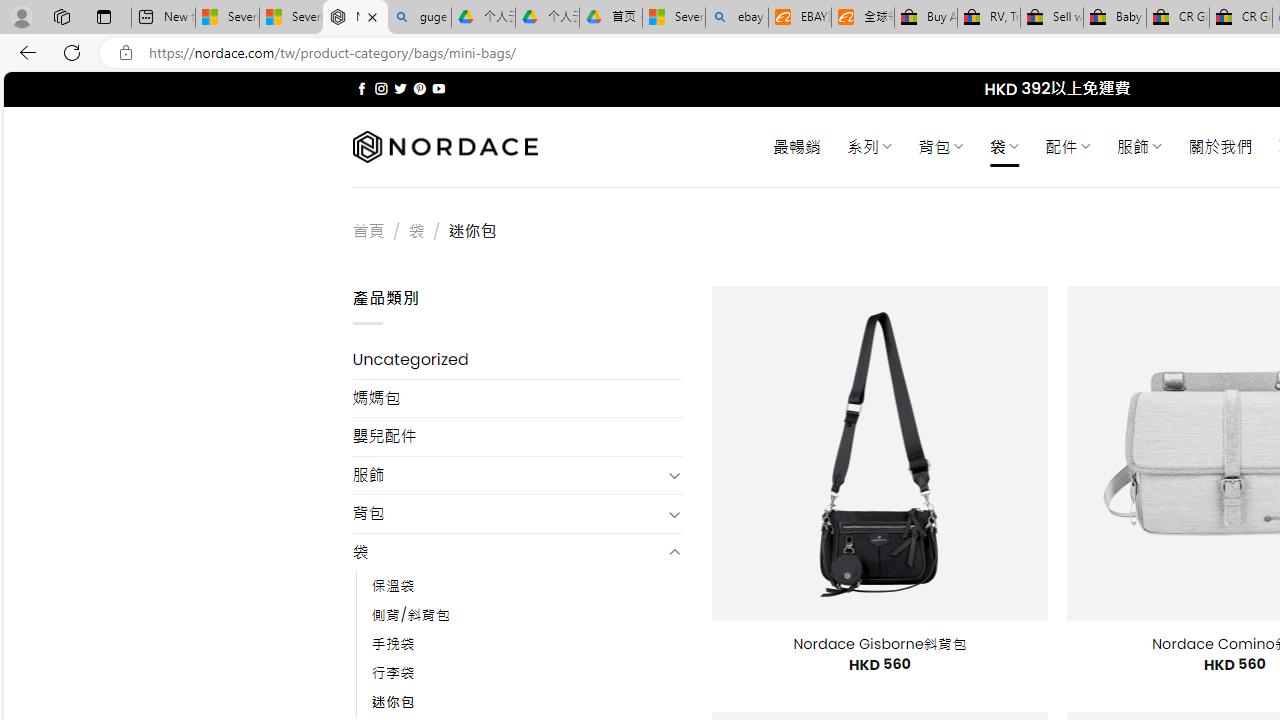 This screenshot has height=720, width=1280. What do you see at coordinates (925, 17) in the screenshot?
I see `'Buy Auto Parts & Accessories | eBay'` at bounding box center [925, 17].